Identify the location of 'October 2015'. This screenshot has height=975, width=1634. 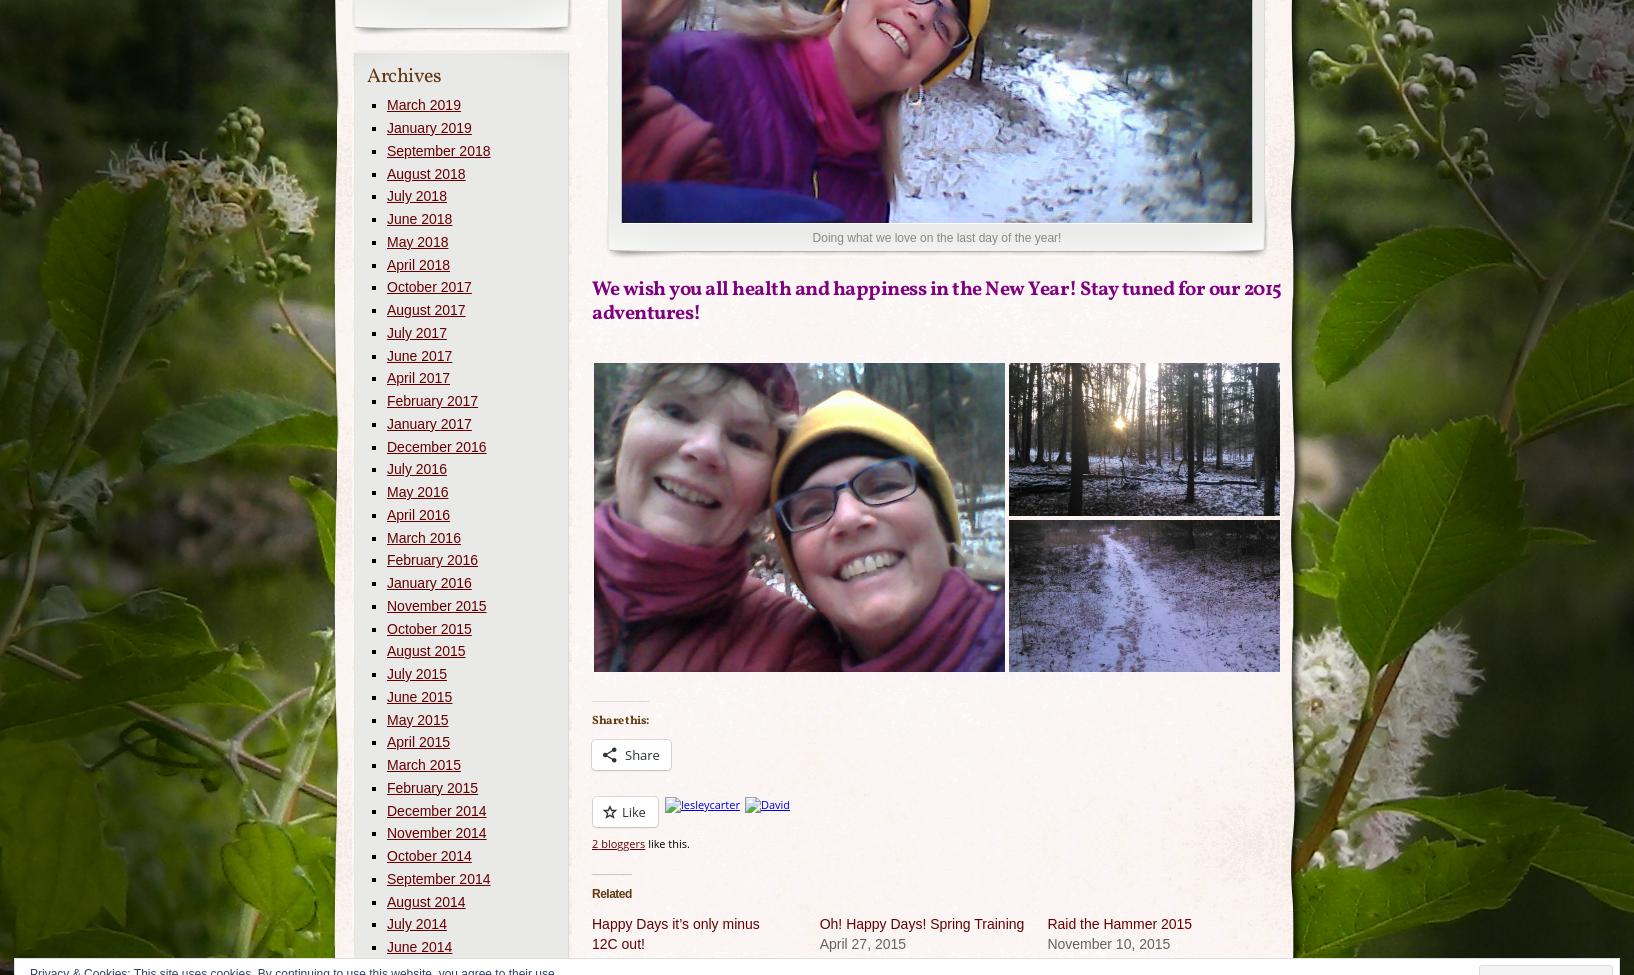
(428, 627).